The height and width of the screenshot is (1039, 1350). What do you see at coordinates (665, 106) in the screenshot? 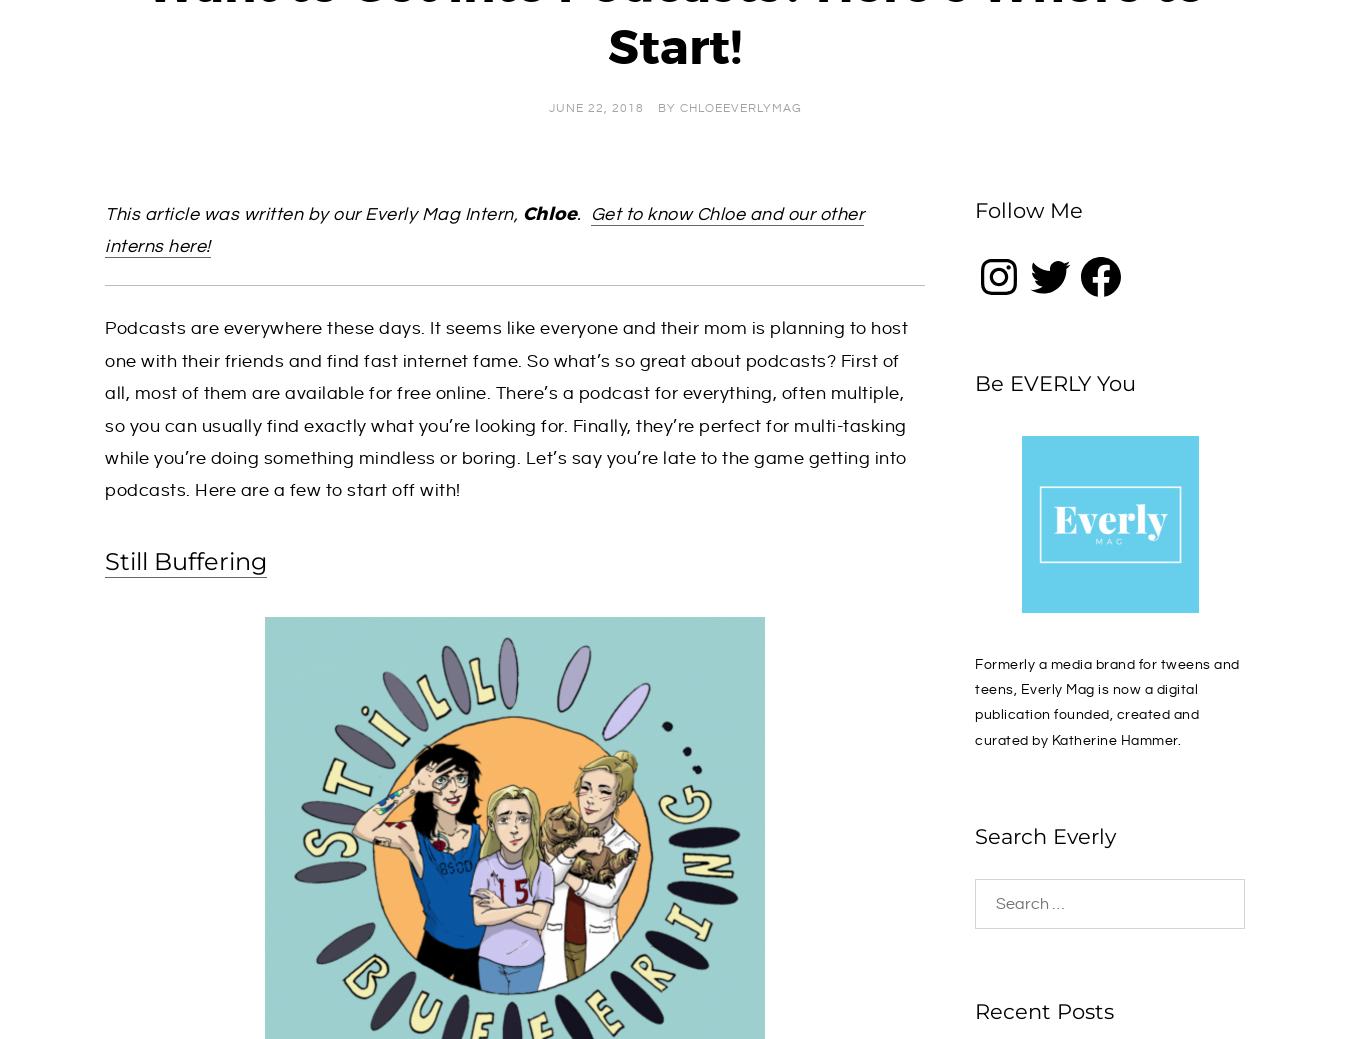
I see `'by'` at bounding box center [665, 106].